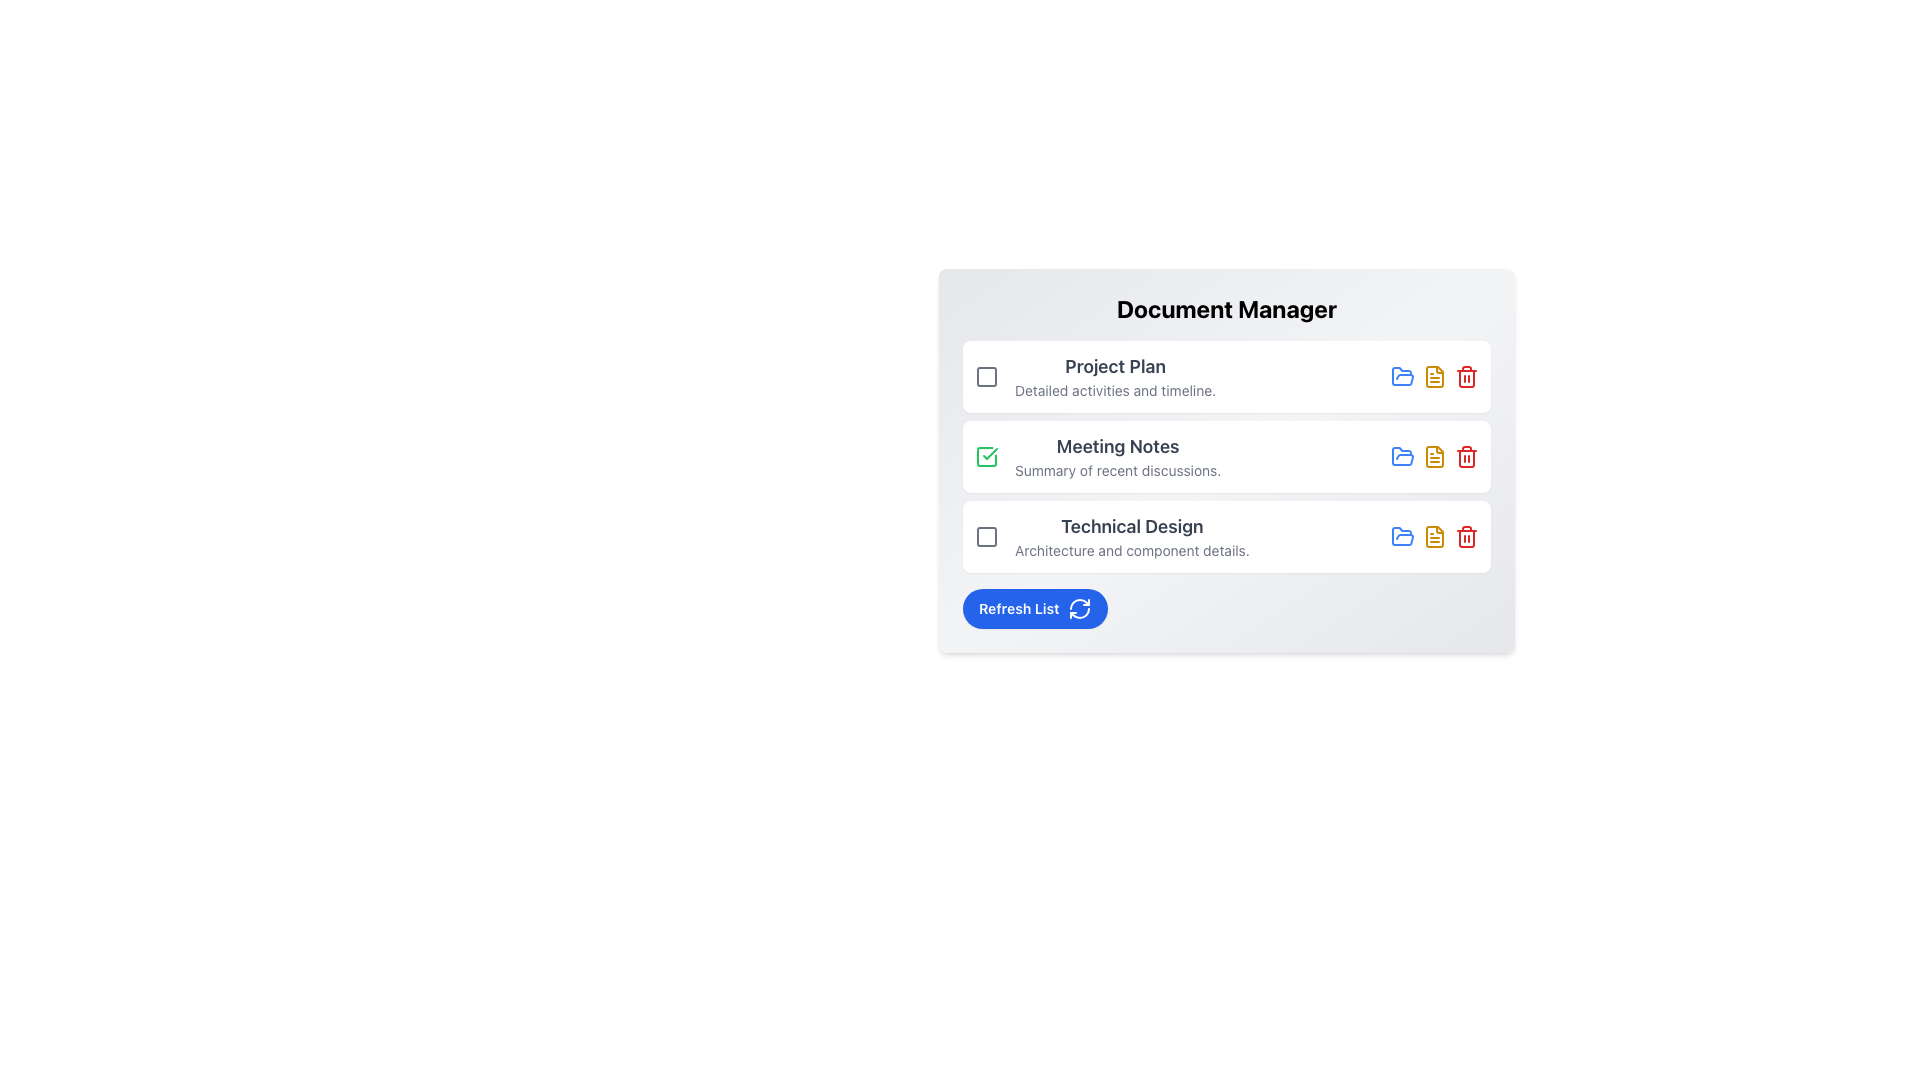 This screenshot has height=1080, width=1920. I want to click on the non-descriptive visual indicator icon located to the left of the 'Project Plan' text, so click(987, 377).